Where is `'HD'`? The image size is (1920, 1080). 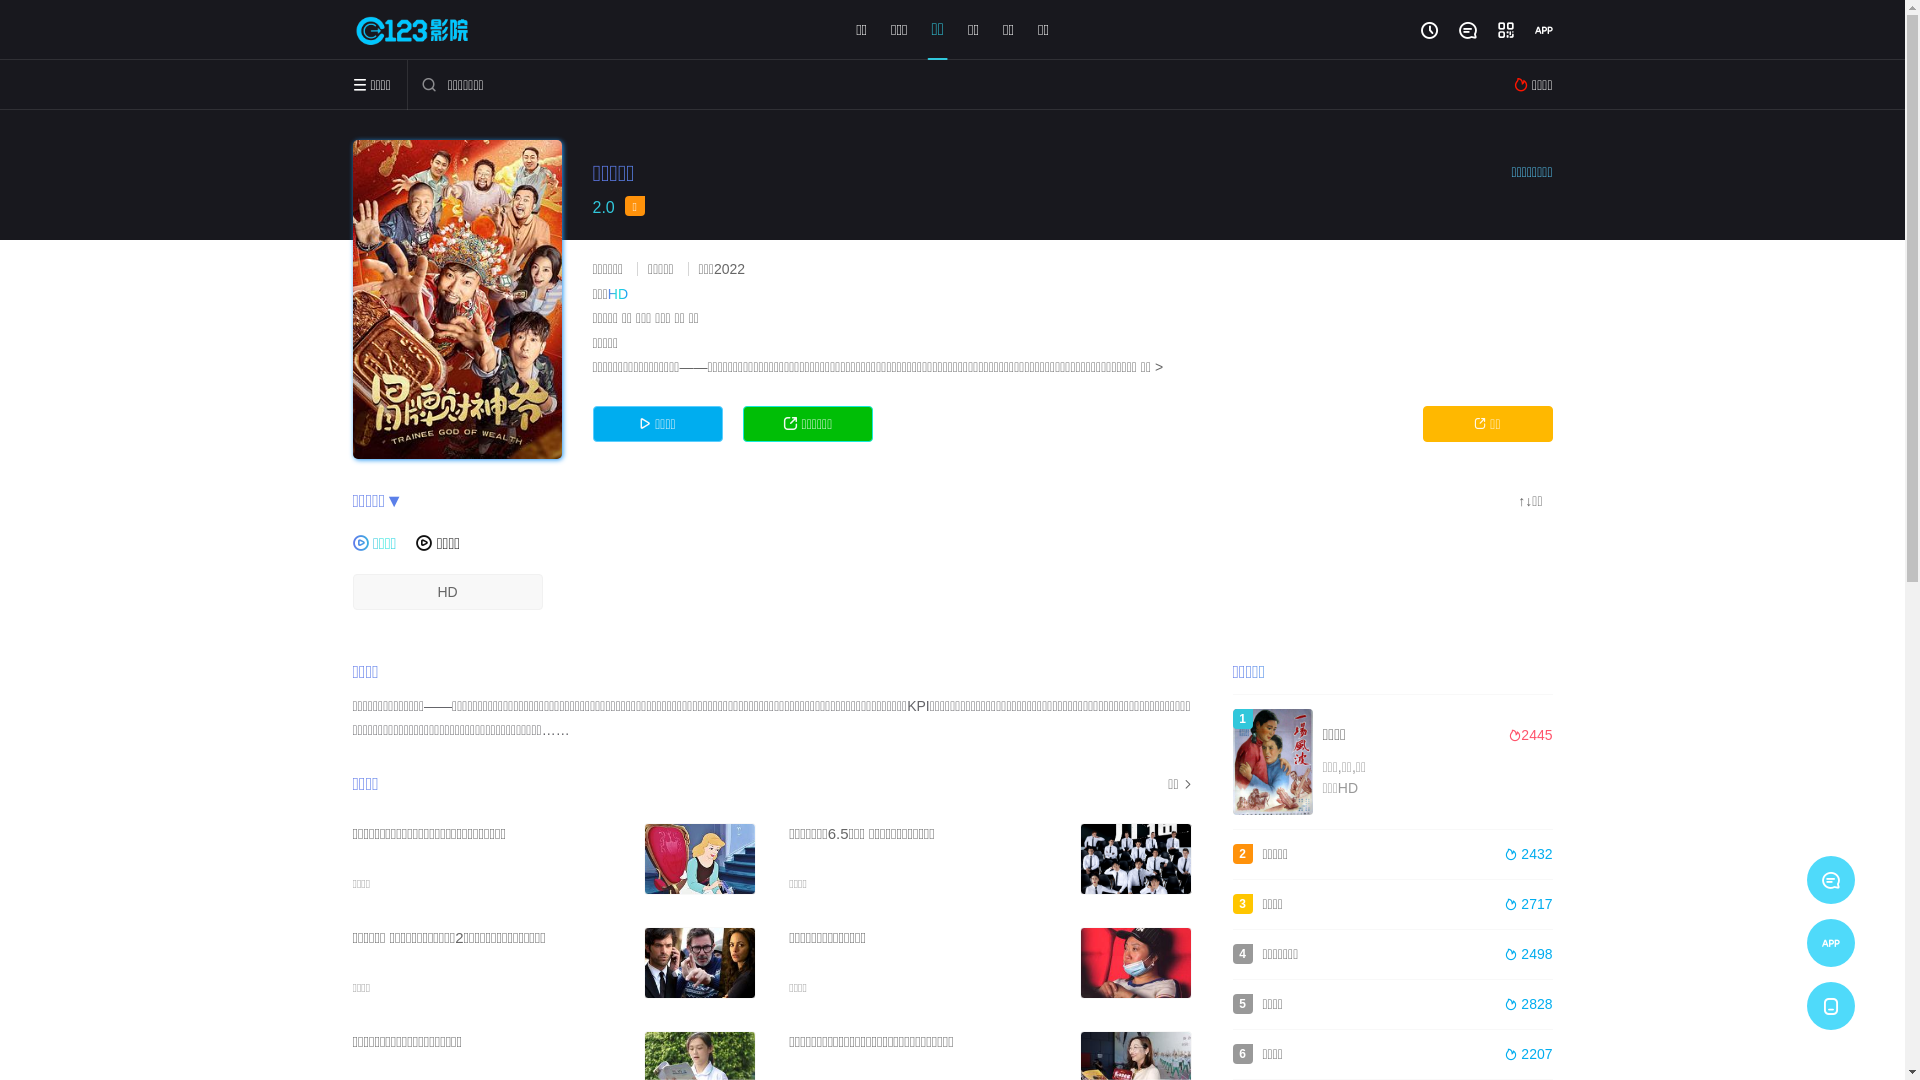
'HD' is located at coordinates (445, 590).